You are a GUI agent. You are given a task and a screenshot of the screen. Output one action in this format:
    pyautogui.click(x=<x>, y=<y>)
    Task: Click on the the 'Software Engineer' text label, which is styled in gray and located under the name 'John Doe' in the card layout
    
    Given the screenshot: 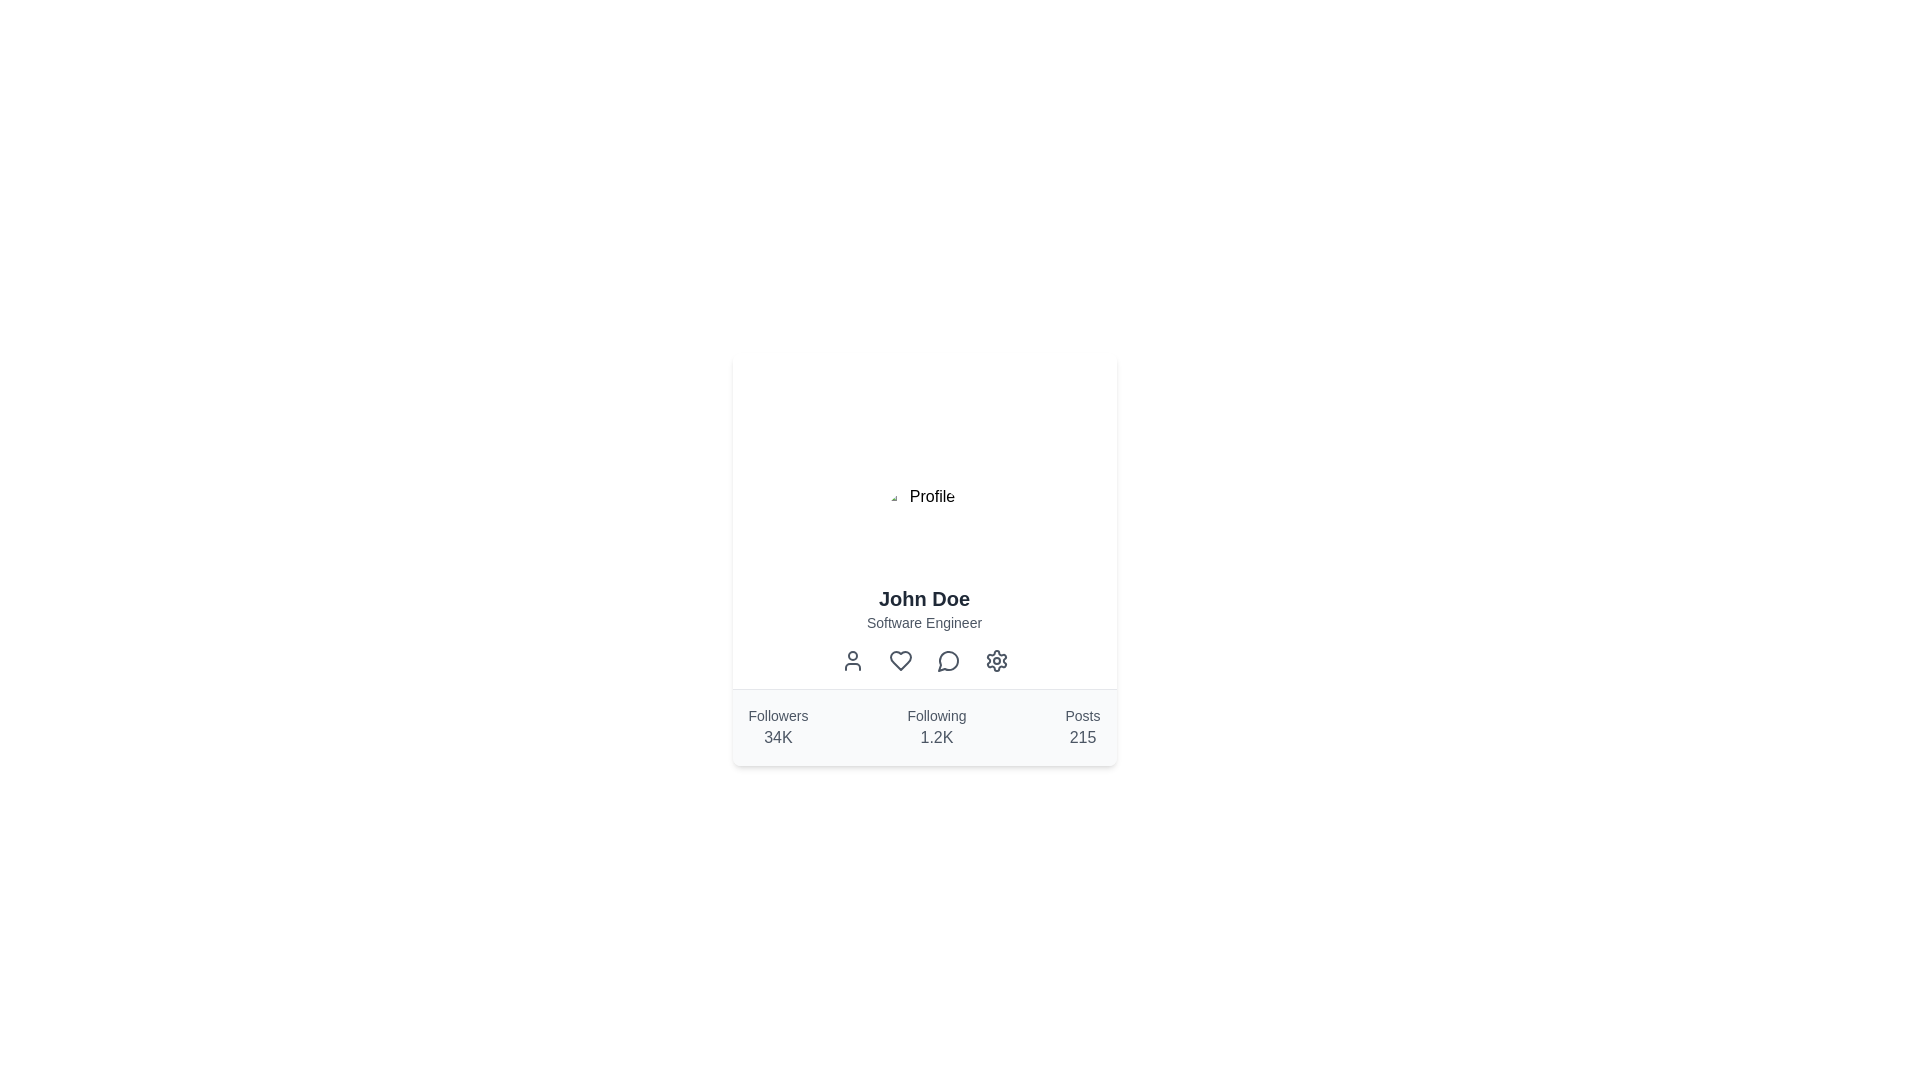 What is the action you would take?
    pyautogui.click(x=923, y=622)
    